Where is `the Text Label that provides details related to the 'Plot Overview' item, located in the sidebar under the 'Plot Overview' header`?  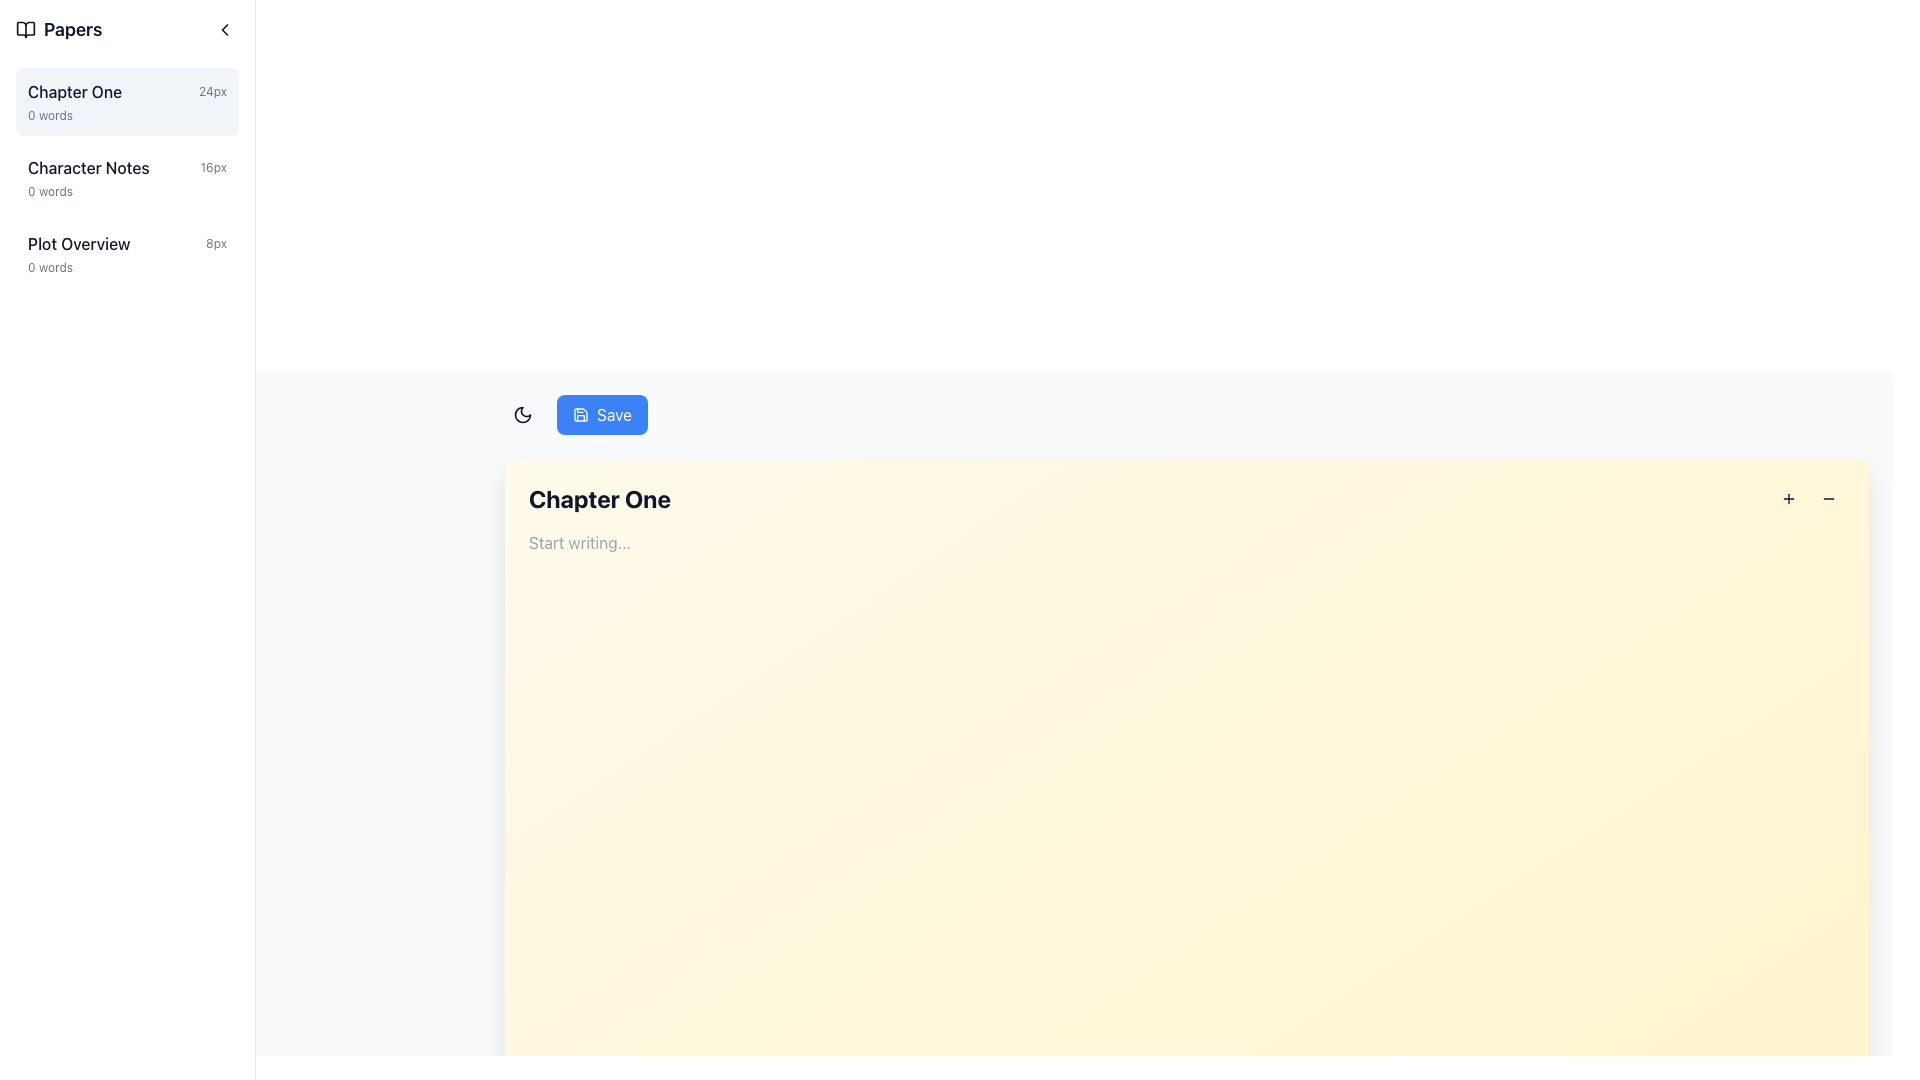
the Text Label that provides details related to the 'Plot Overview' item, located in the sidebar under the 'Plot Overview' header is located at coordinates (216, 242).